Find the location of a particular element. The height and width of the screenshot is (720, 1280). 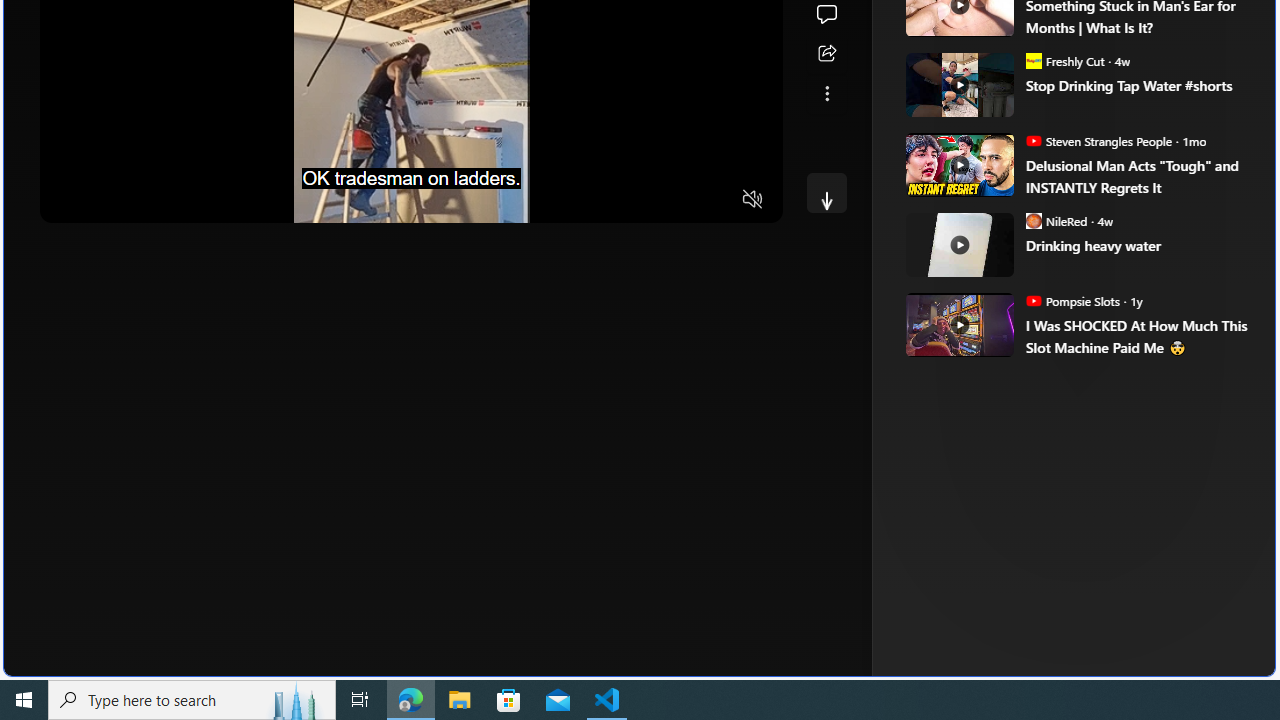

'Freshly Cut Freshly Cut' is located at coordinates (1063, 59).